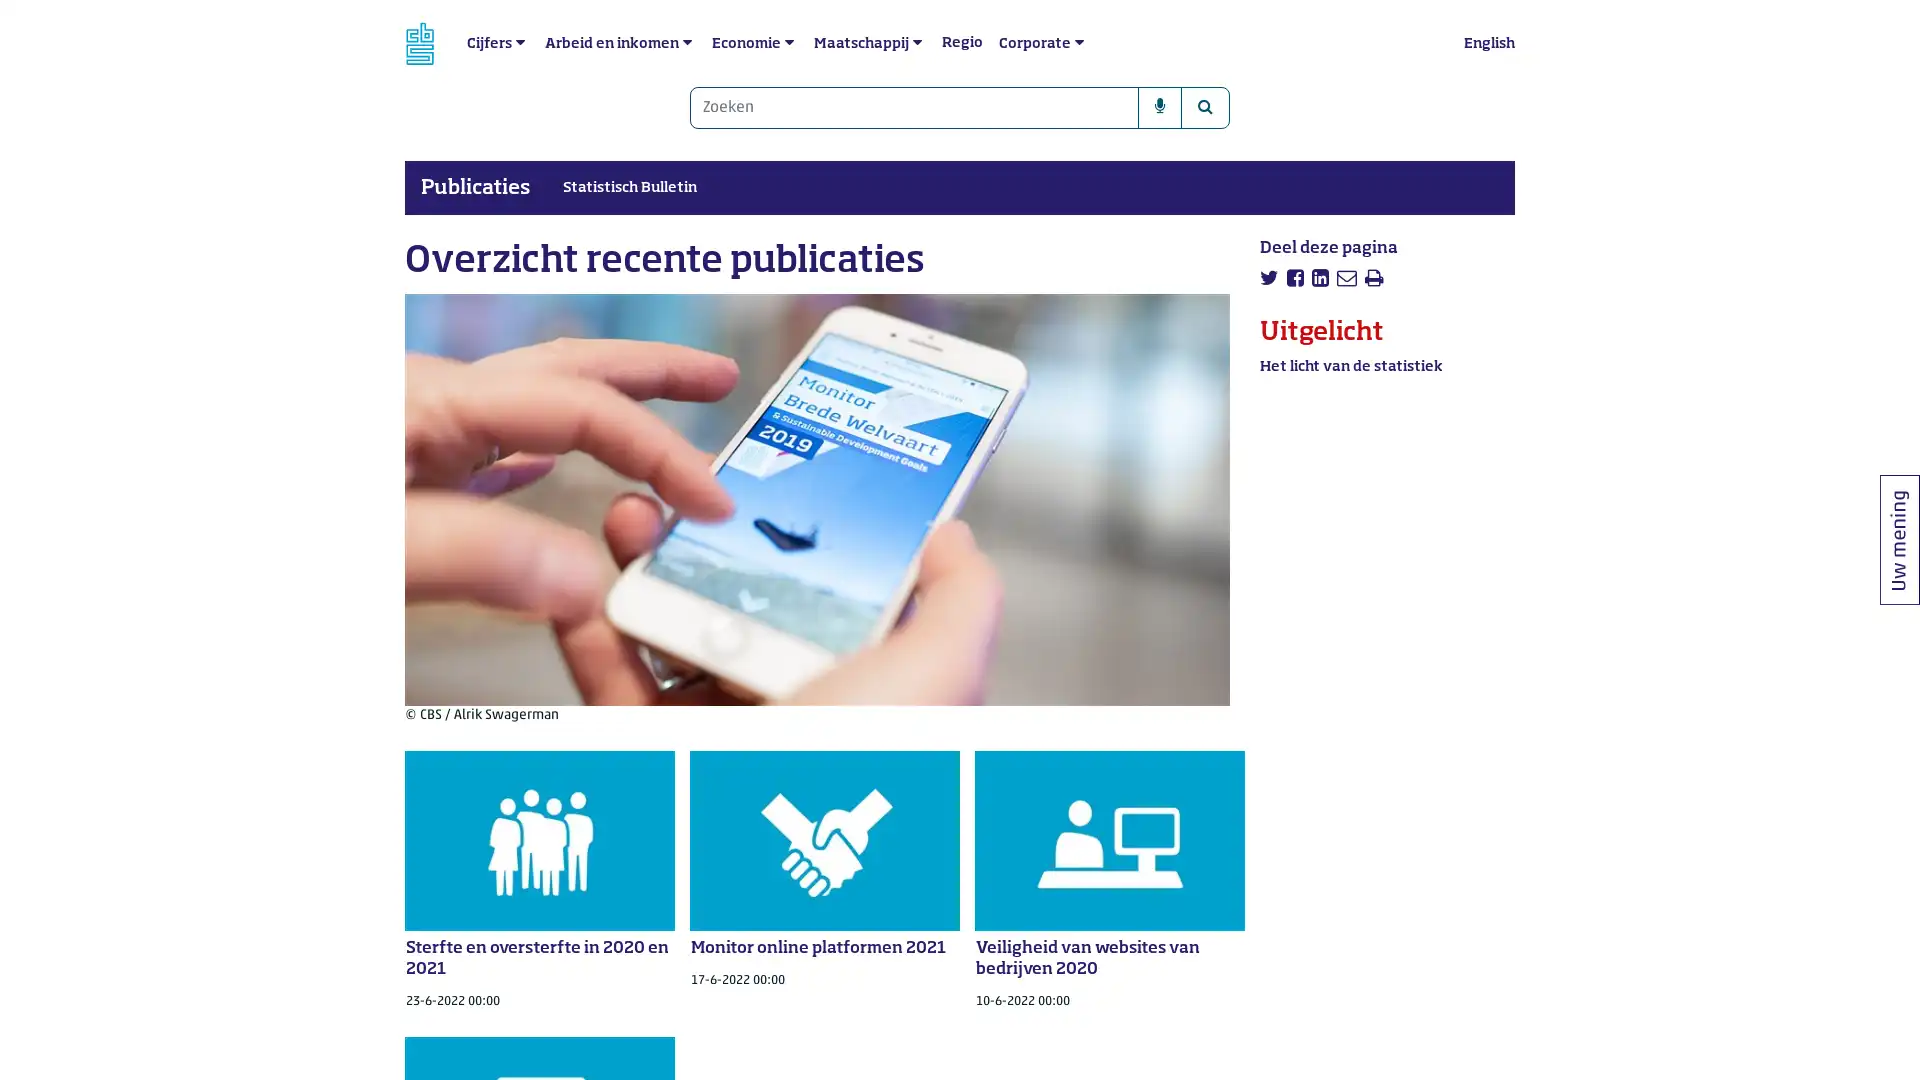 Image resolution: width=1920 pixels, height=1080 pixels. What do you see at coordinates (1078, 42) in the screenshot?
I see `submenu Corporate` at bounding box center [1078, 42].